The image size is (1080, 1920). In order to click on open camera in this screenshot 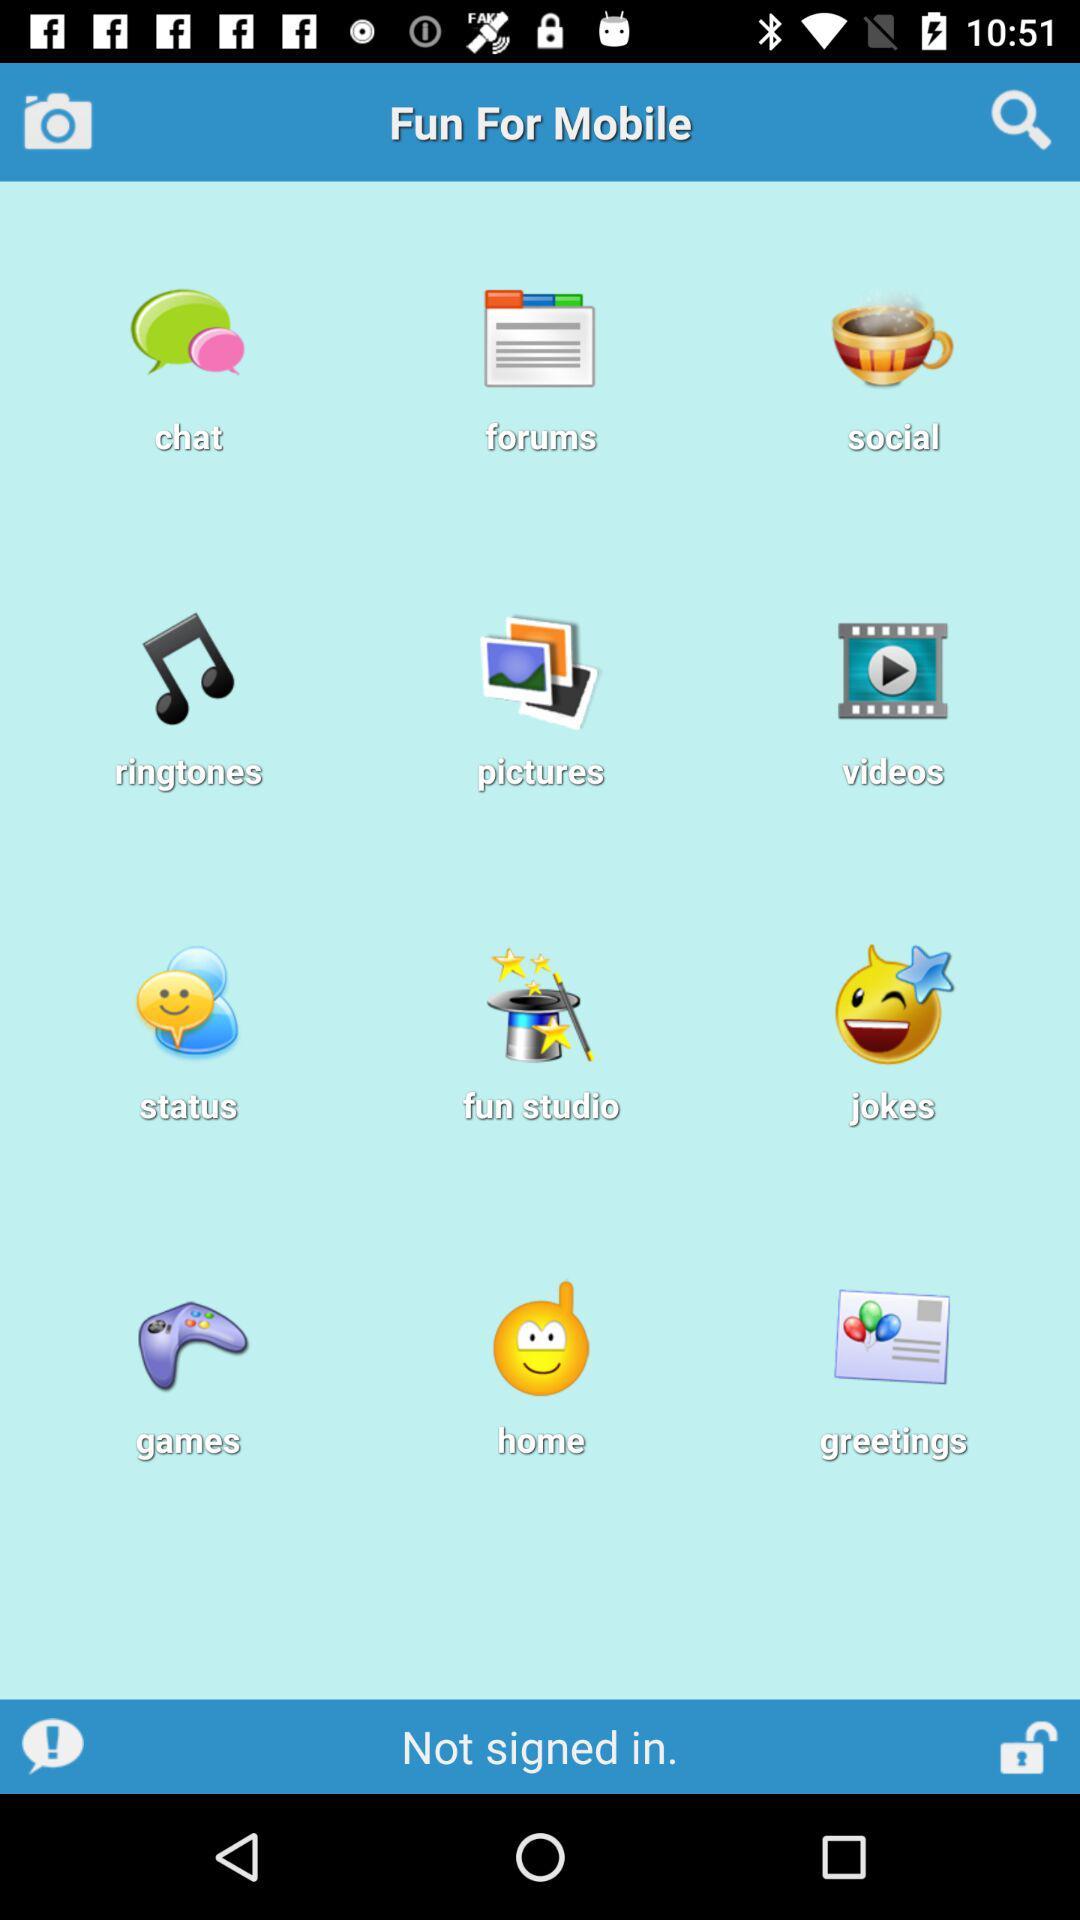, I will do `click(57, 120)`.